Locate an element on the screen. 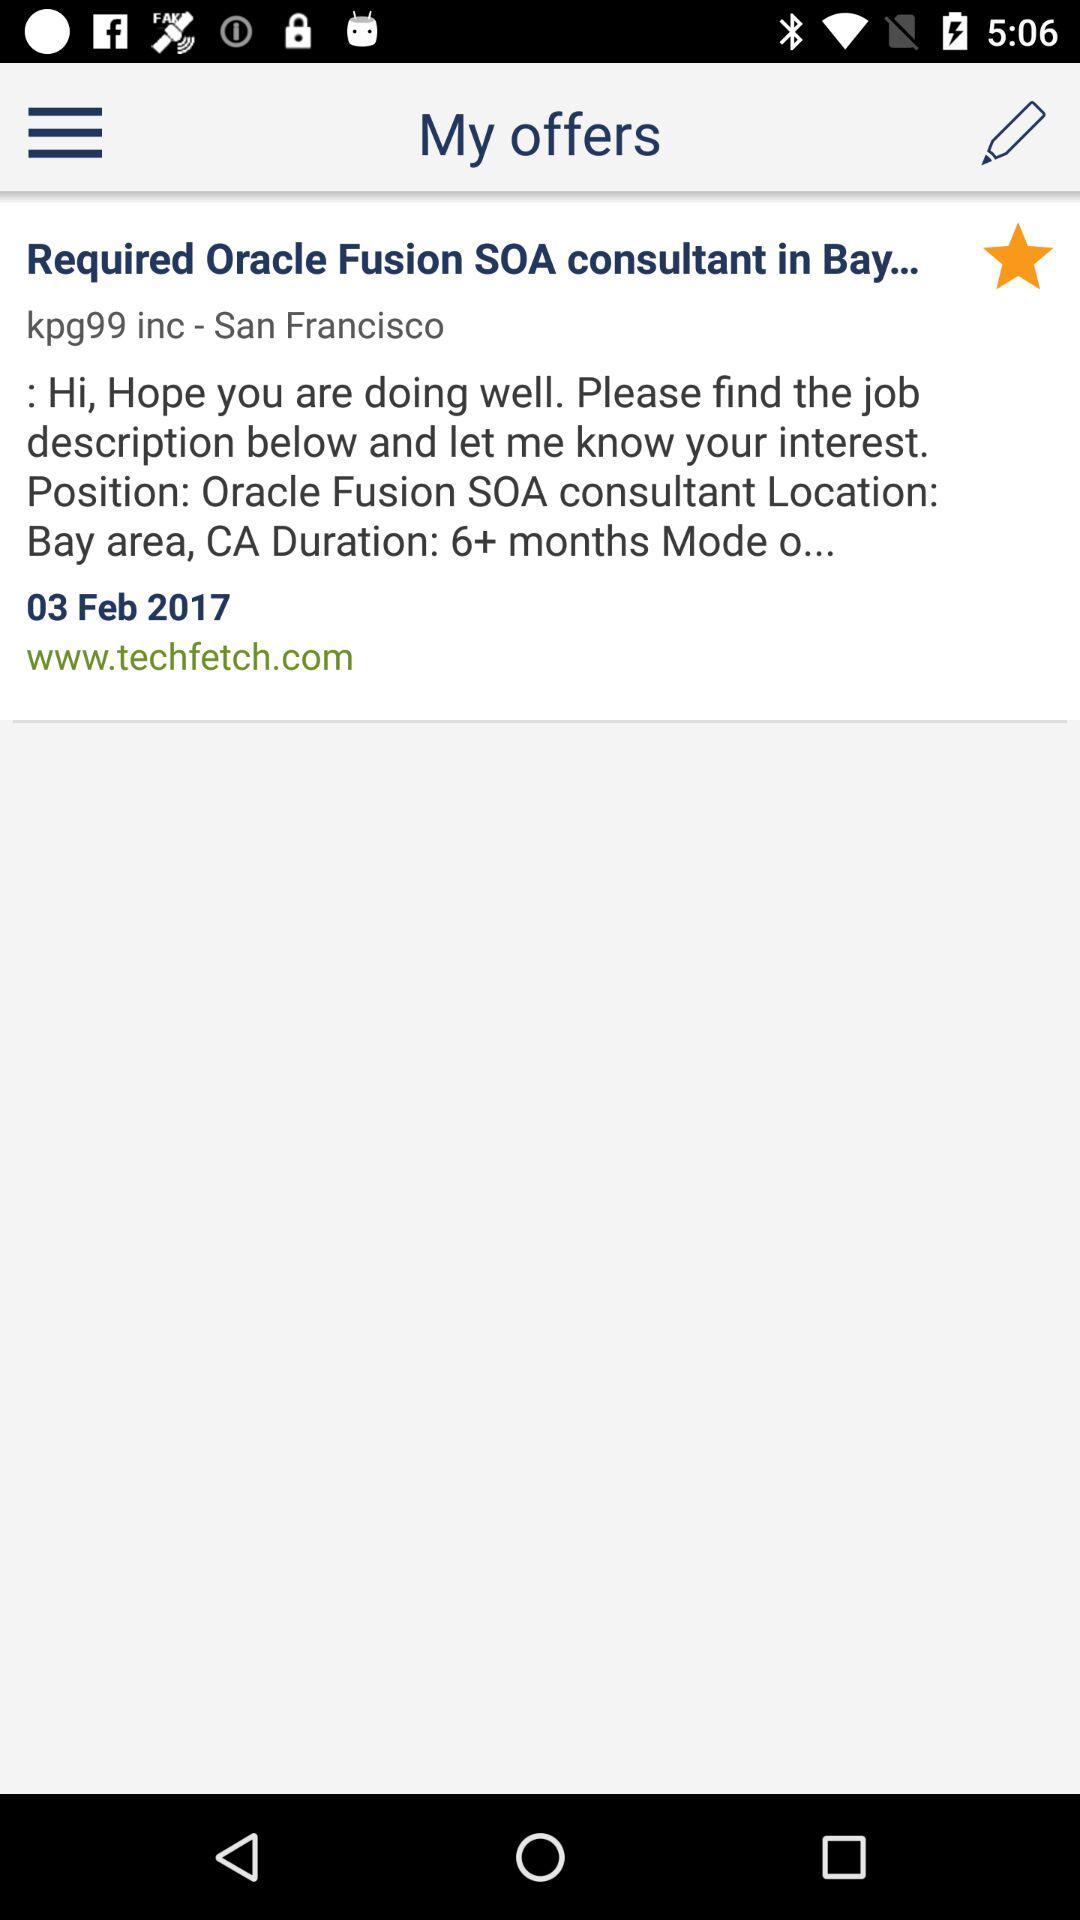 The height and width of the screenshot is (1920, 1080). the item above hi hope you app is located at coordinates (247, 324).